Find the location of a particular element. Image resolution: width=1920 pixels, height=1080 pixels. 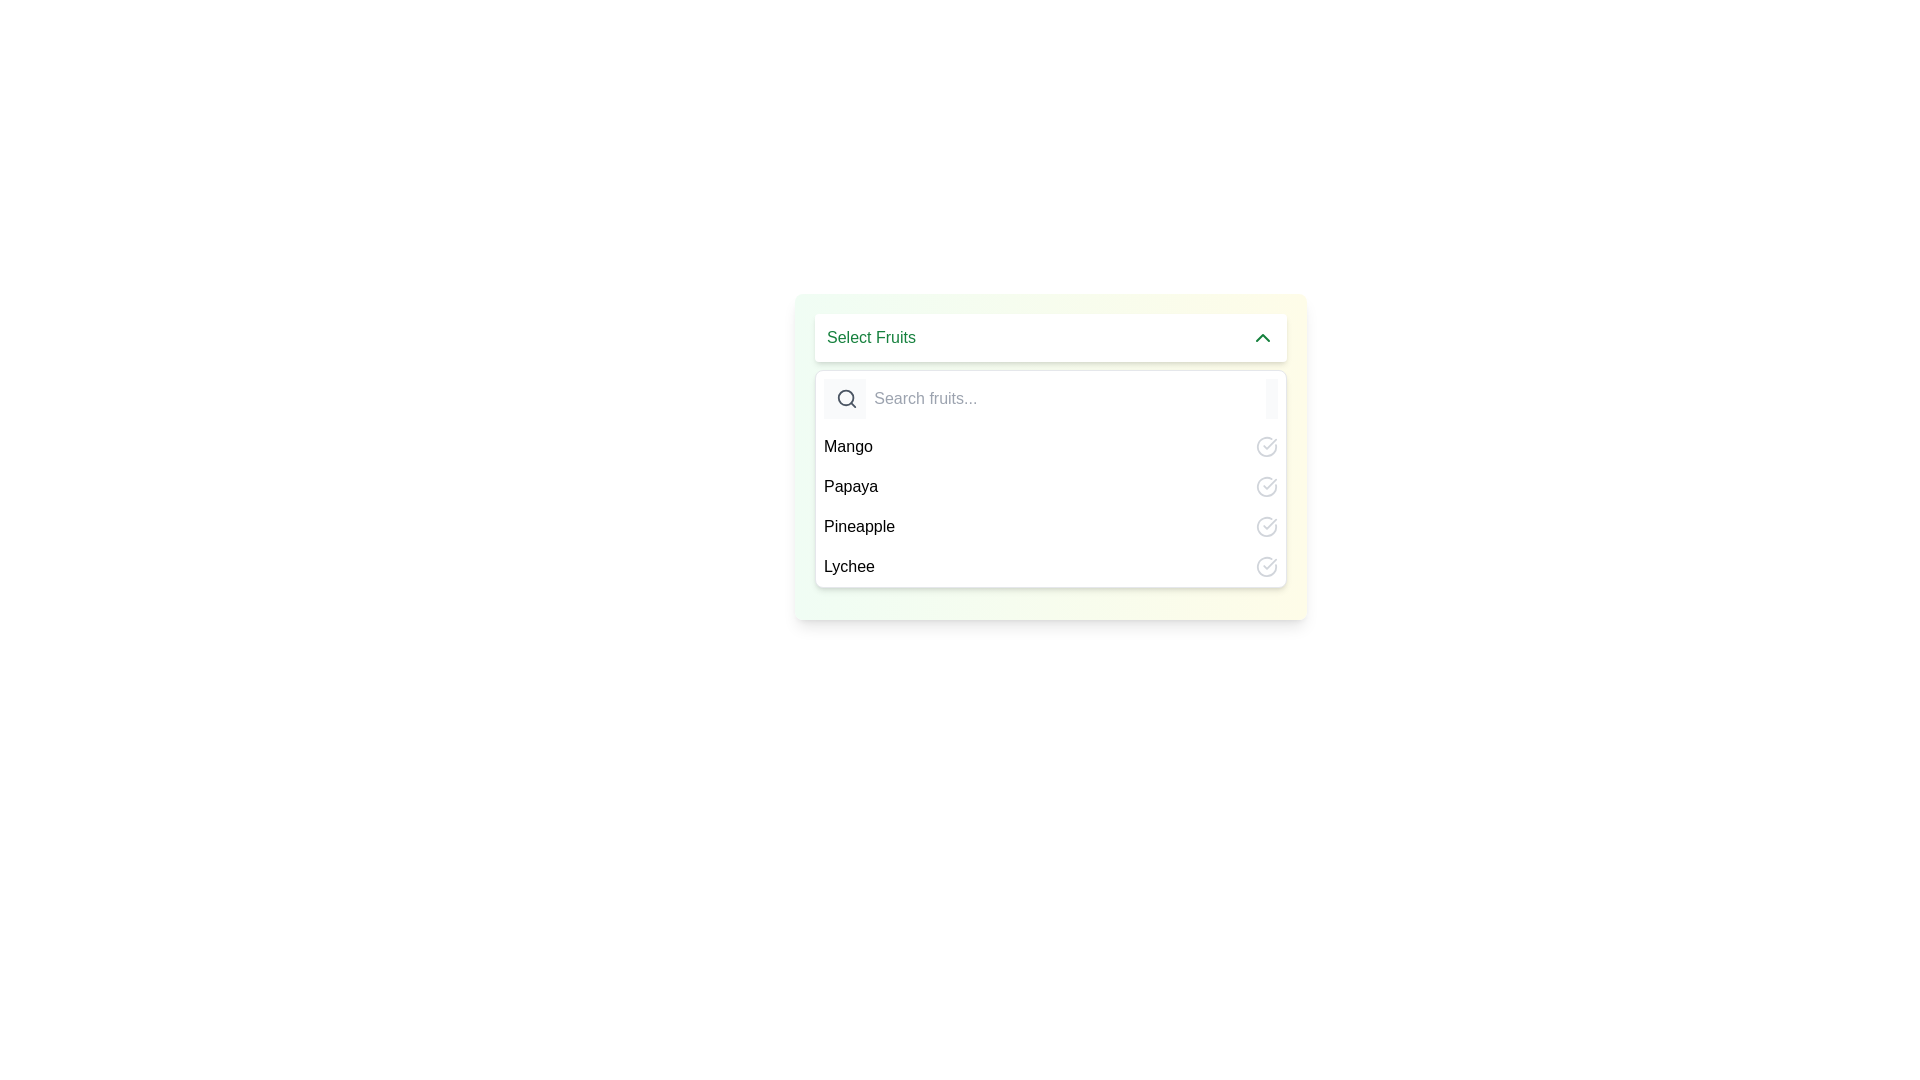

the selectable list item representing the 'Lychee' option in the dropdown menu is located at coordinates (1050, 567).